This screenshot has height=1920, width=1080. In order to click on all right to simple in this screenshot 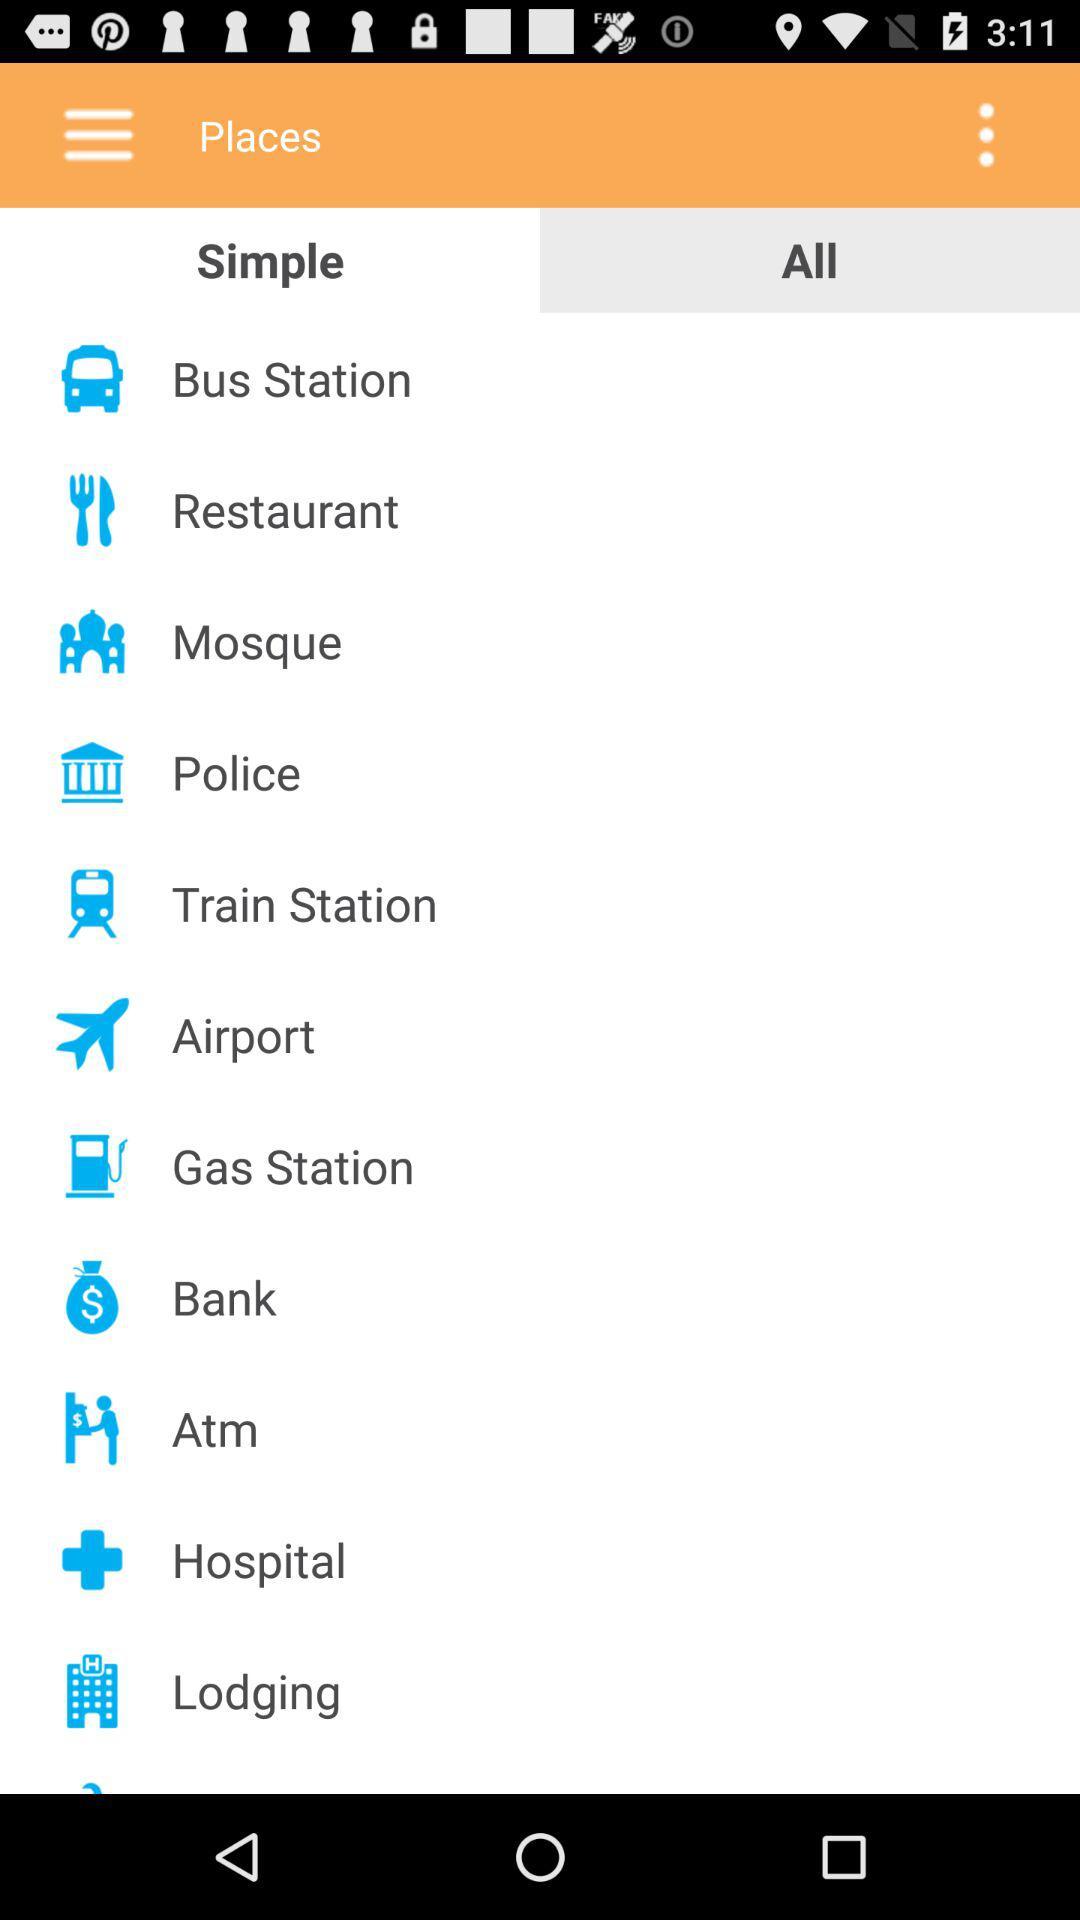, I will do `click(810, 259)`.